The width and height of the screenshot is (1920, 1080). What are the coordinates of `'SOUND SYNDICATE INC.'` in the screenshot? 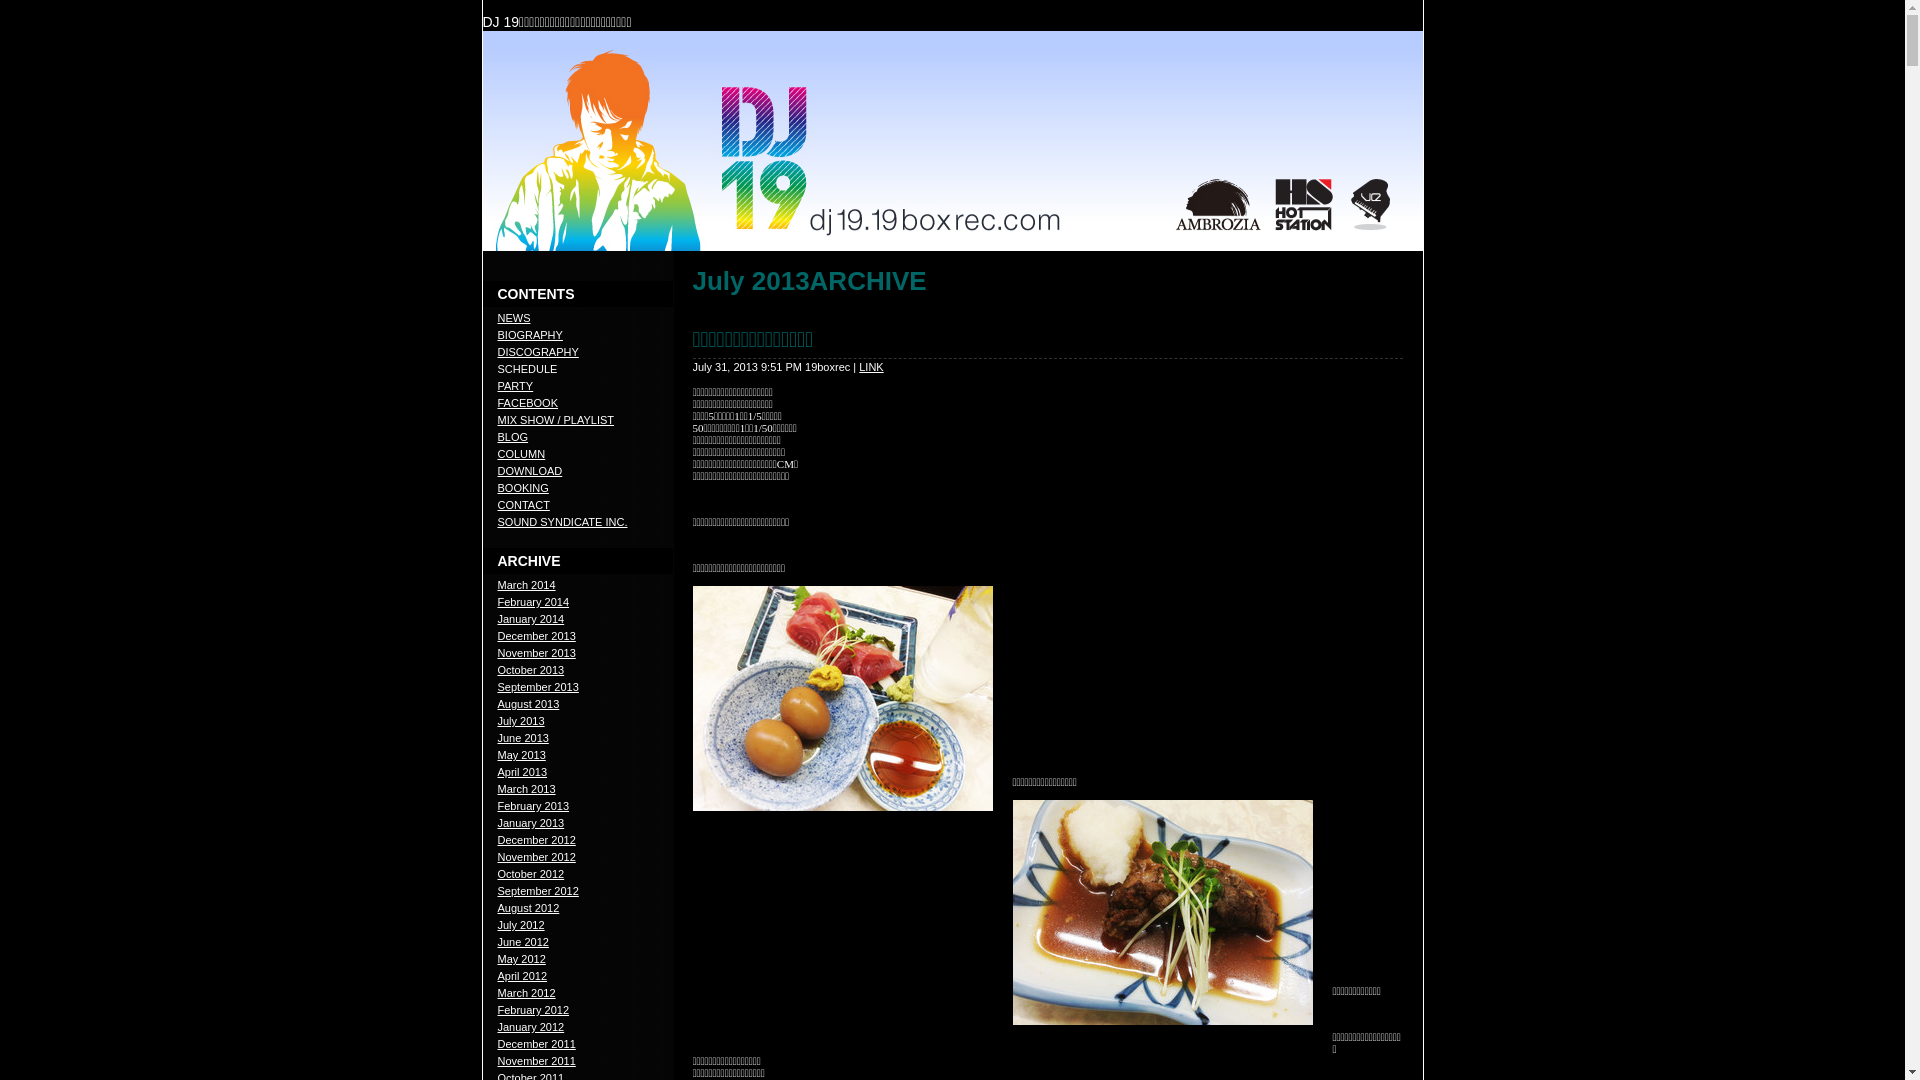 It's located at (561, 520).